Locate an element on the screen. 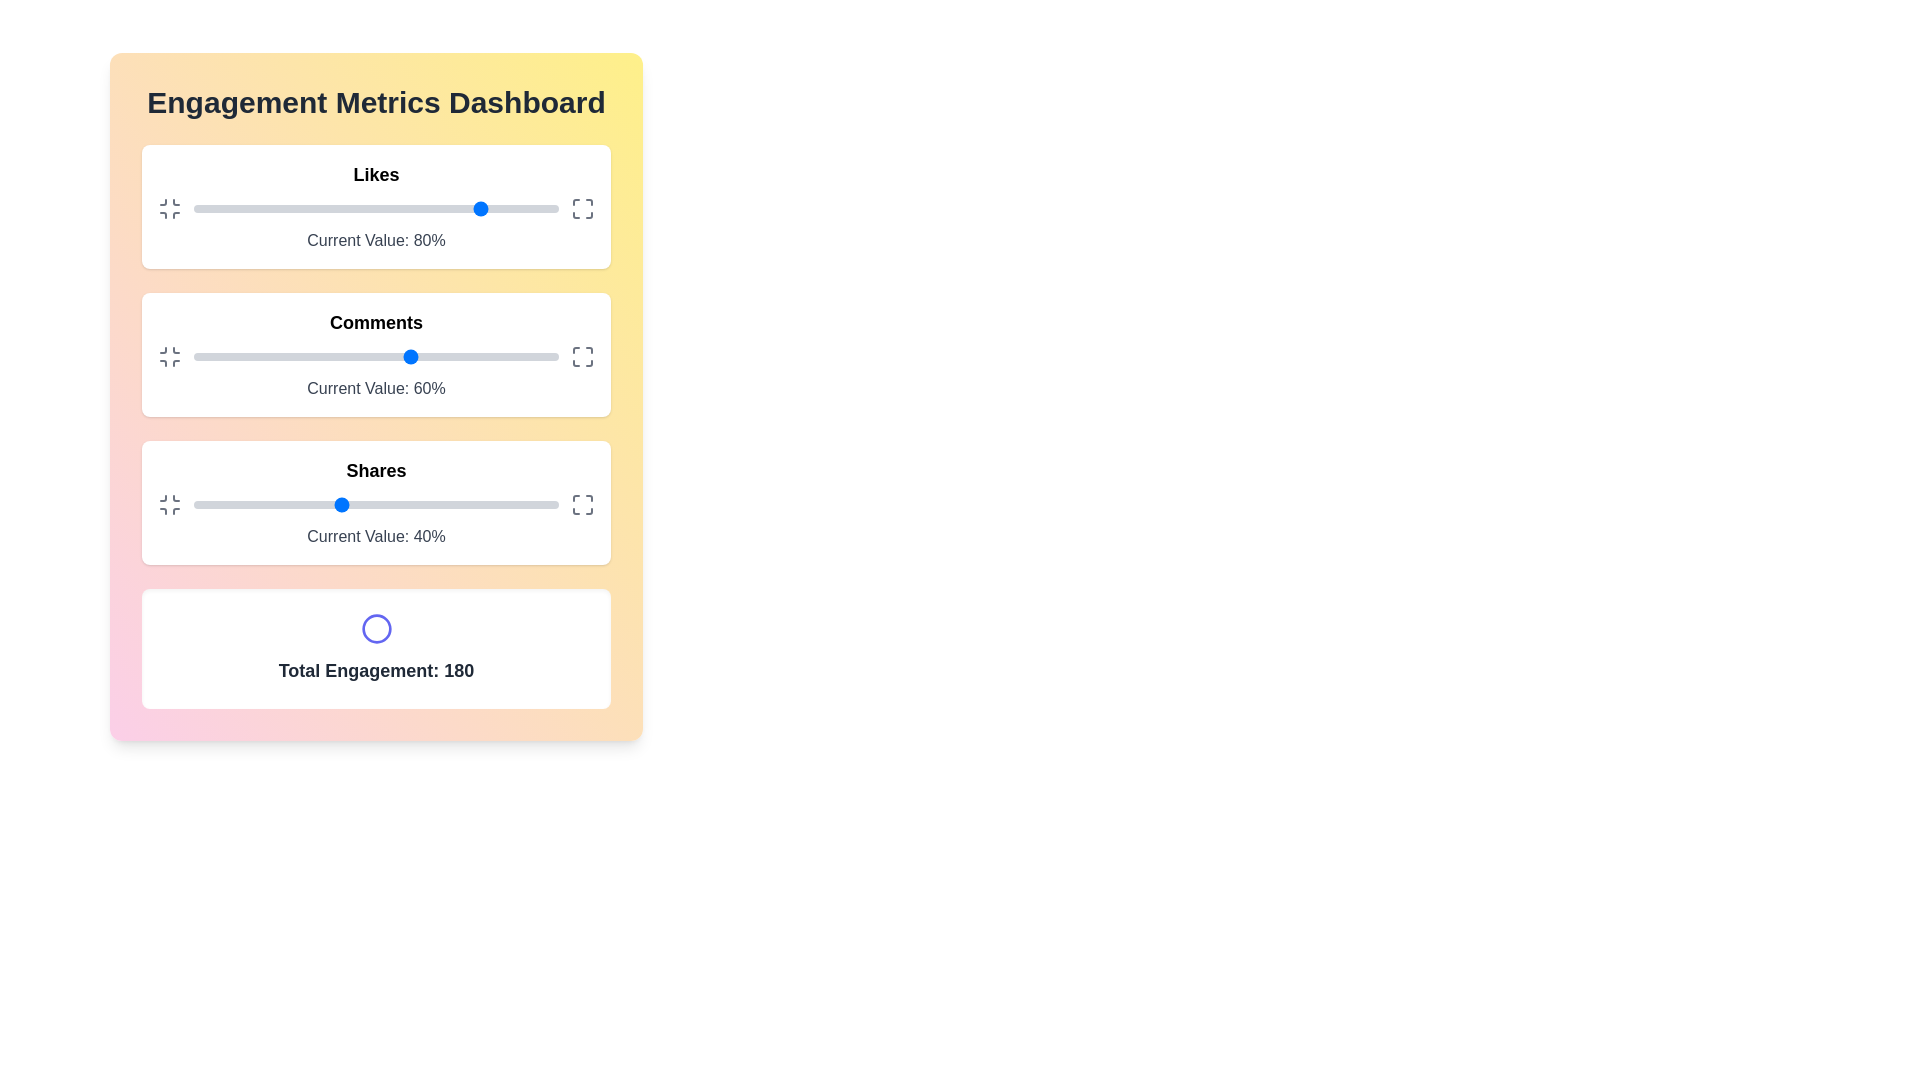 The height and width of the screenshot is (1080, 1920). the shares value is located at coordinates (306, 504).